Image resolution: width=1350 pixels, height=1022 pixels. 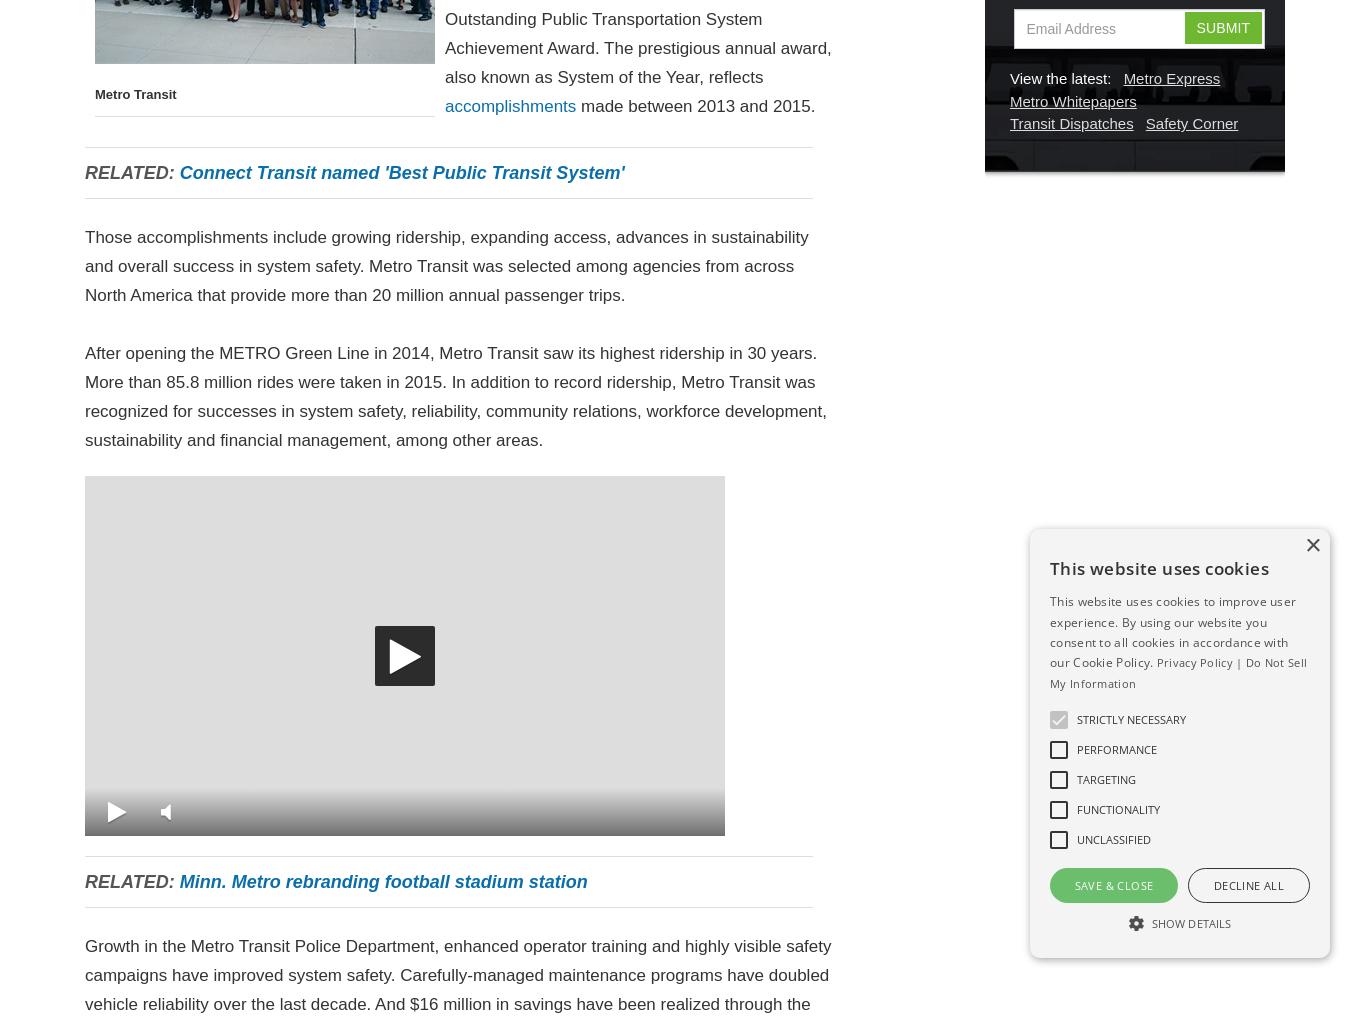 I want to click on 'Connect Transit named 'Best Public Transit System'', so click(x=401, y=171).